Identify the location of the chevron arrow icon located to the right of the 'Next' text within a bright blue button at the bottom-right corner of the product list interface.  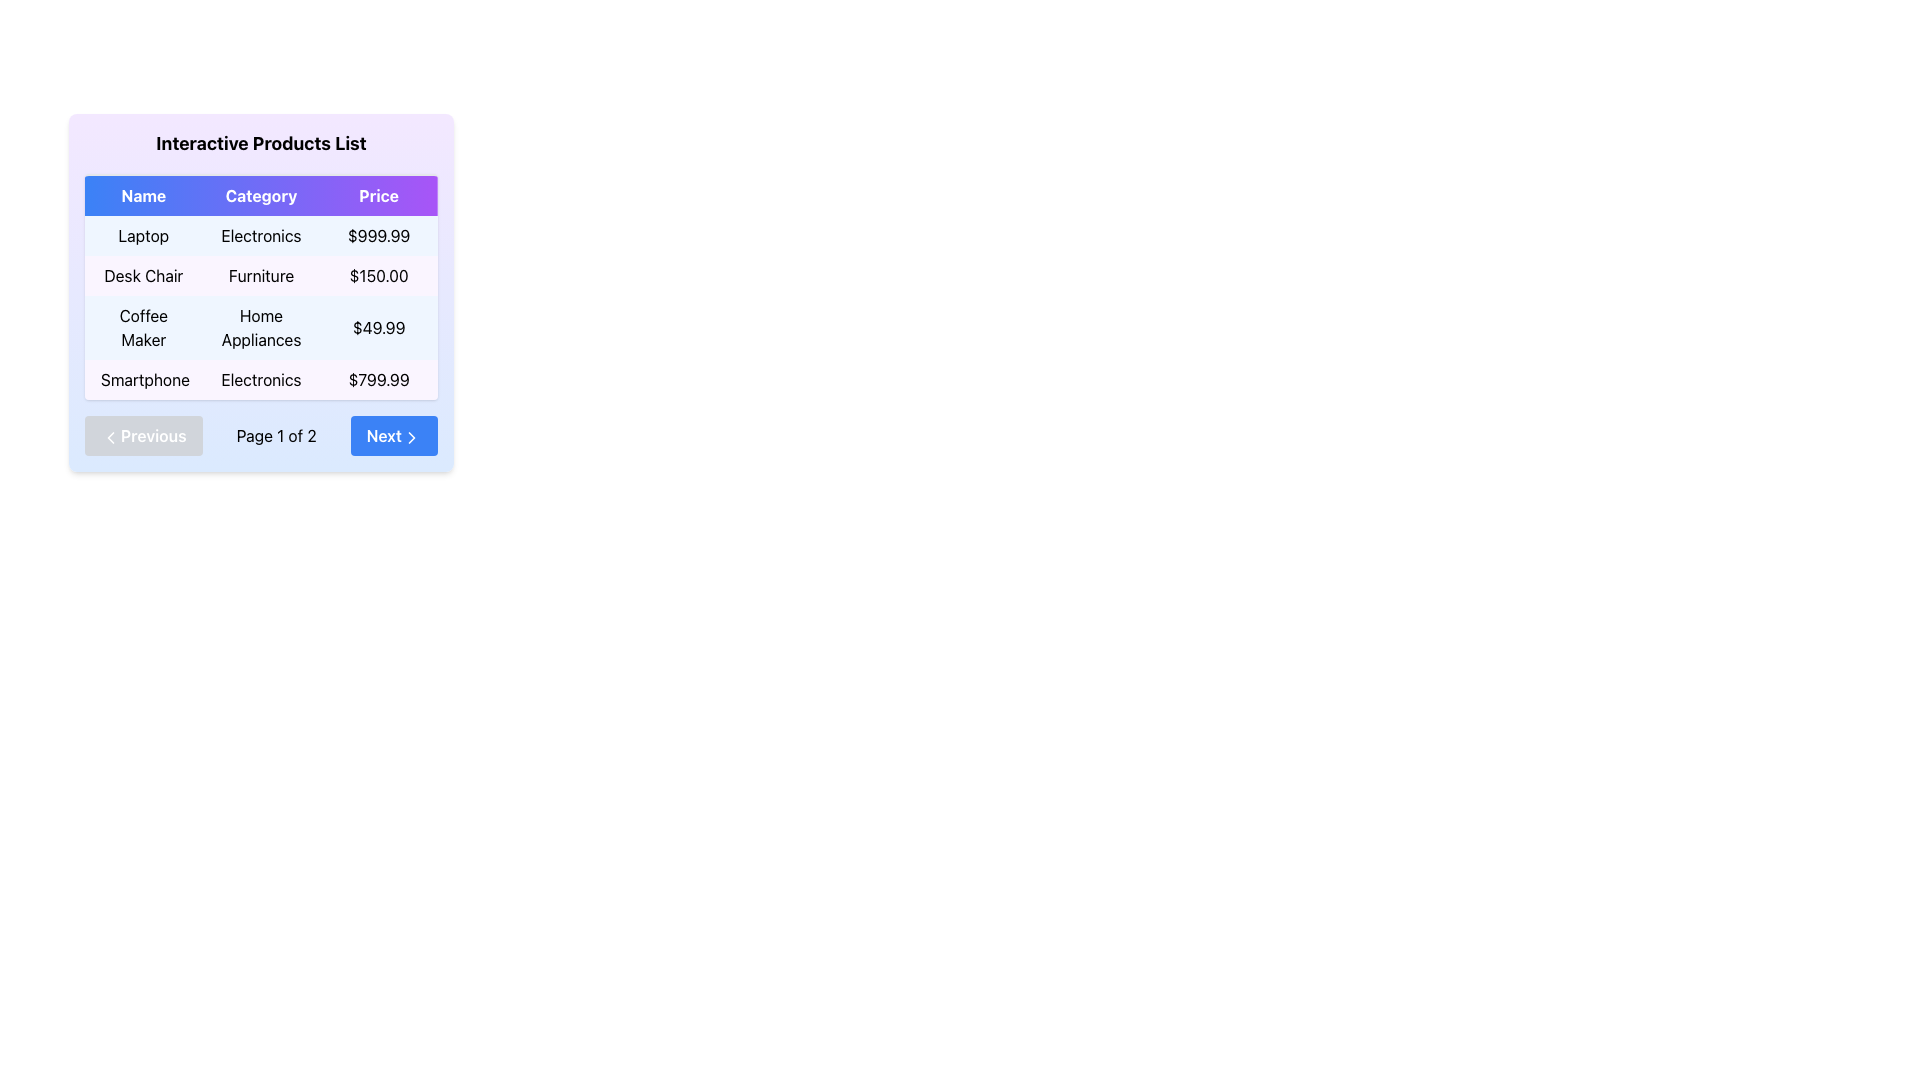
(411, 436).